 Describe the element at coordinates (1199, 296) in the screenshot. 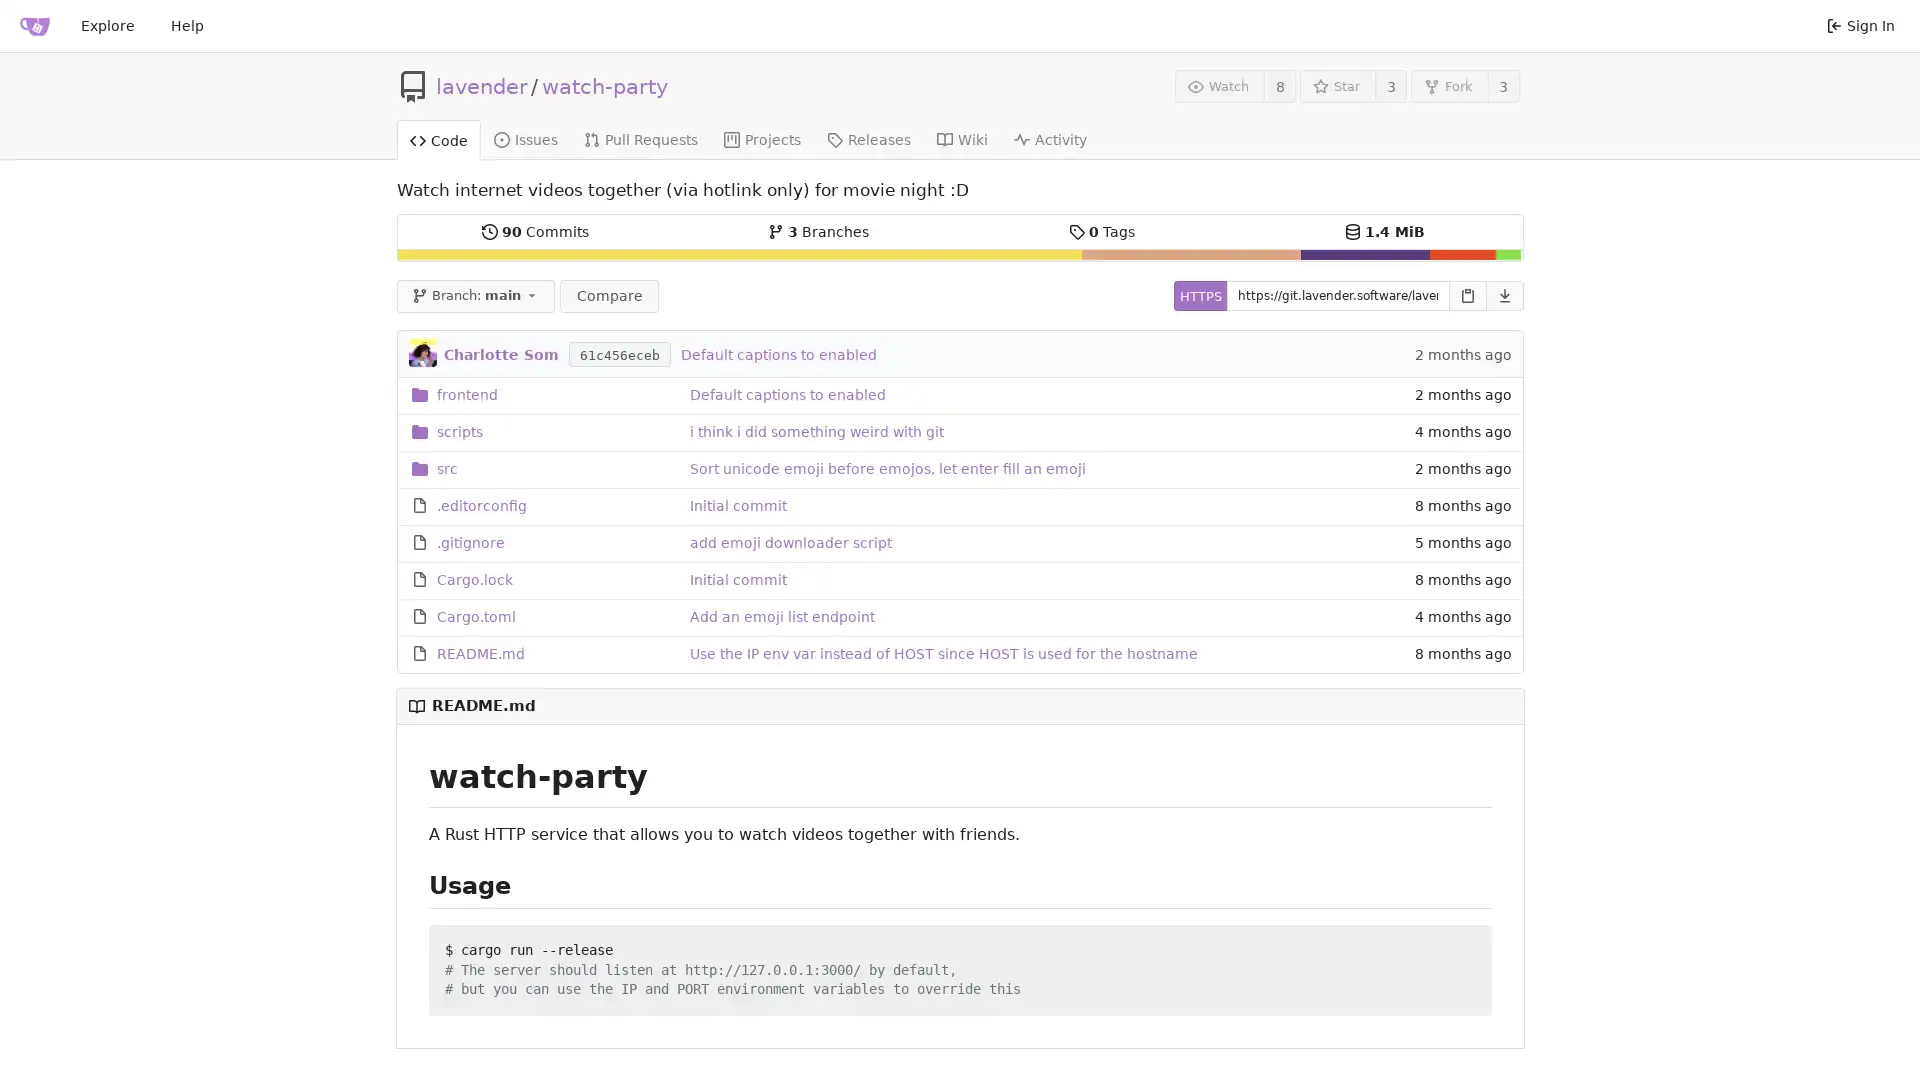

I see `HTTPS` at that location.